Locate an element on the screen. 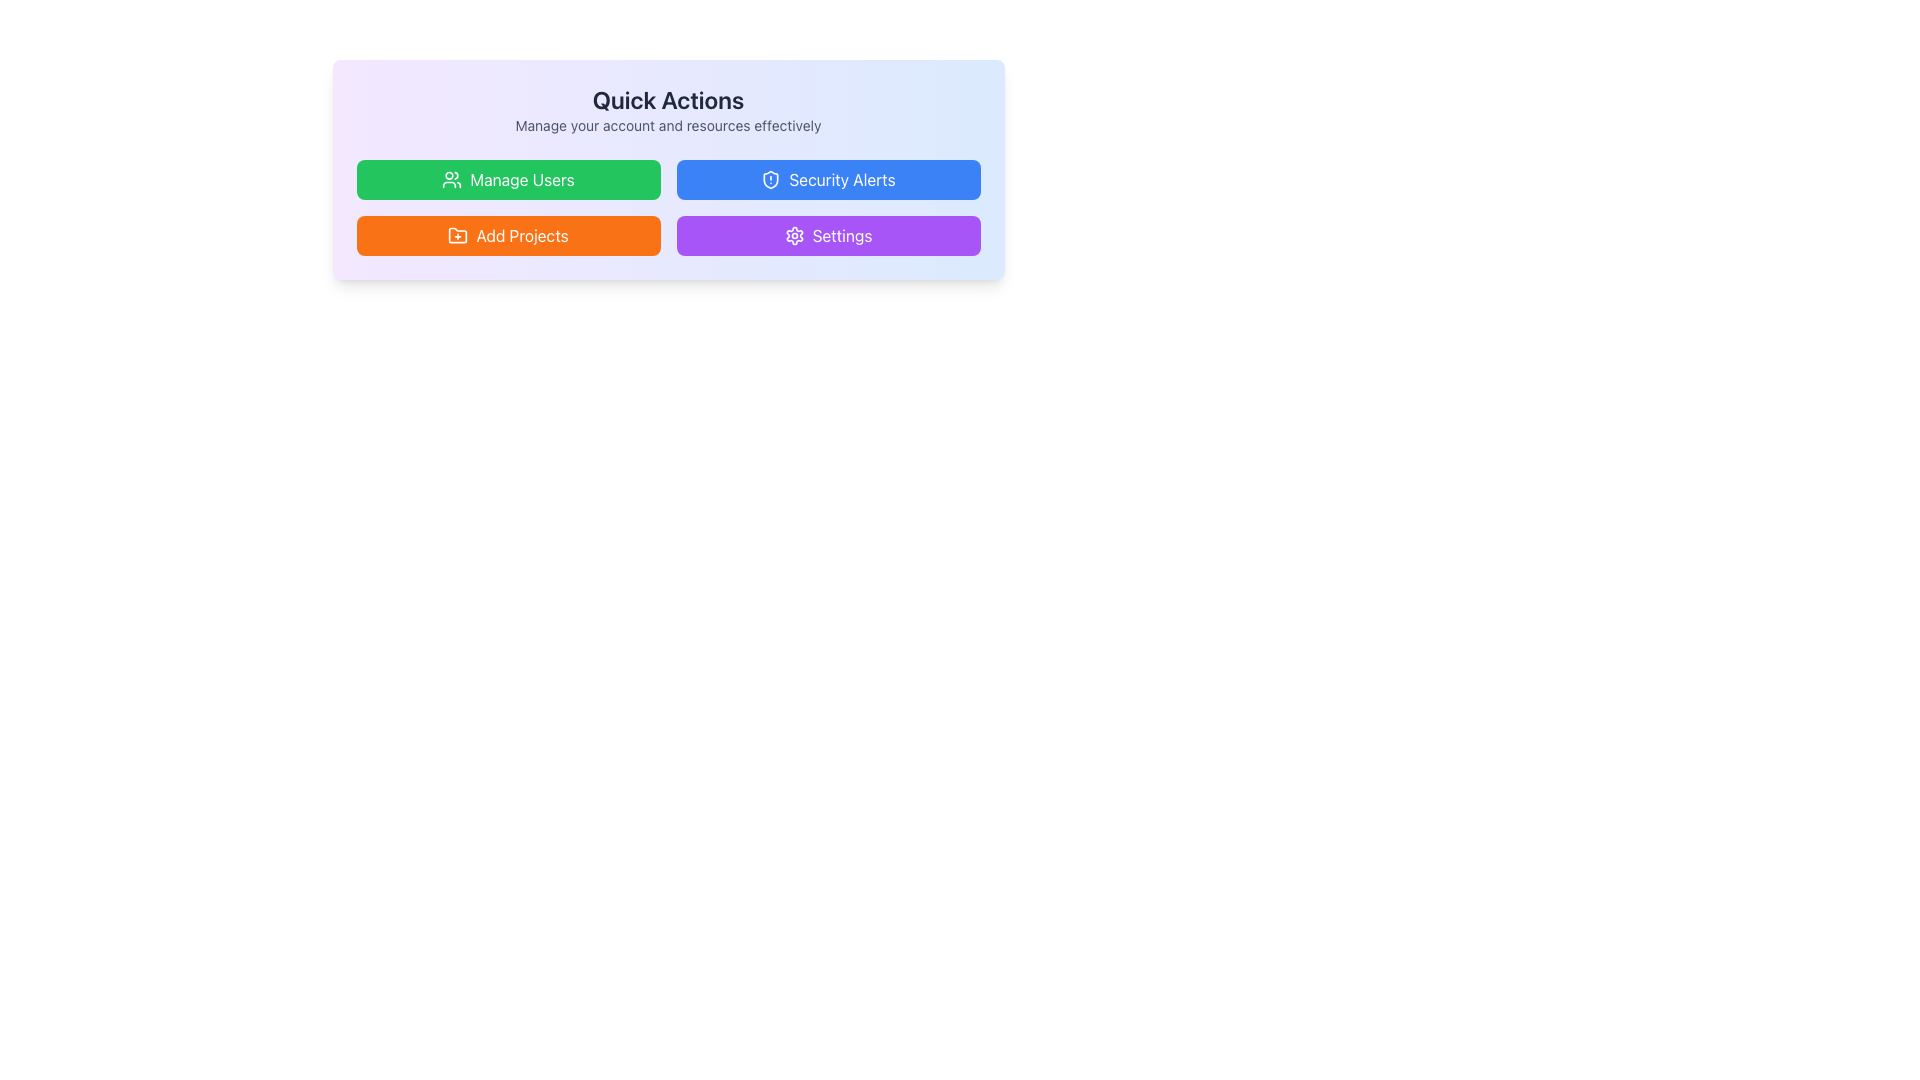  the 'Settings' button located in the bottom-right corner of the button grid is located at coordinates (828, 234).